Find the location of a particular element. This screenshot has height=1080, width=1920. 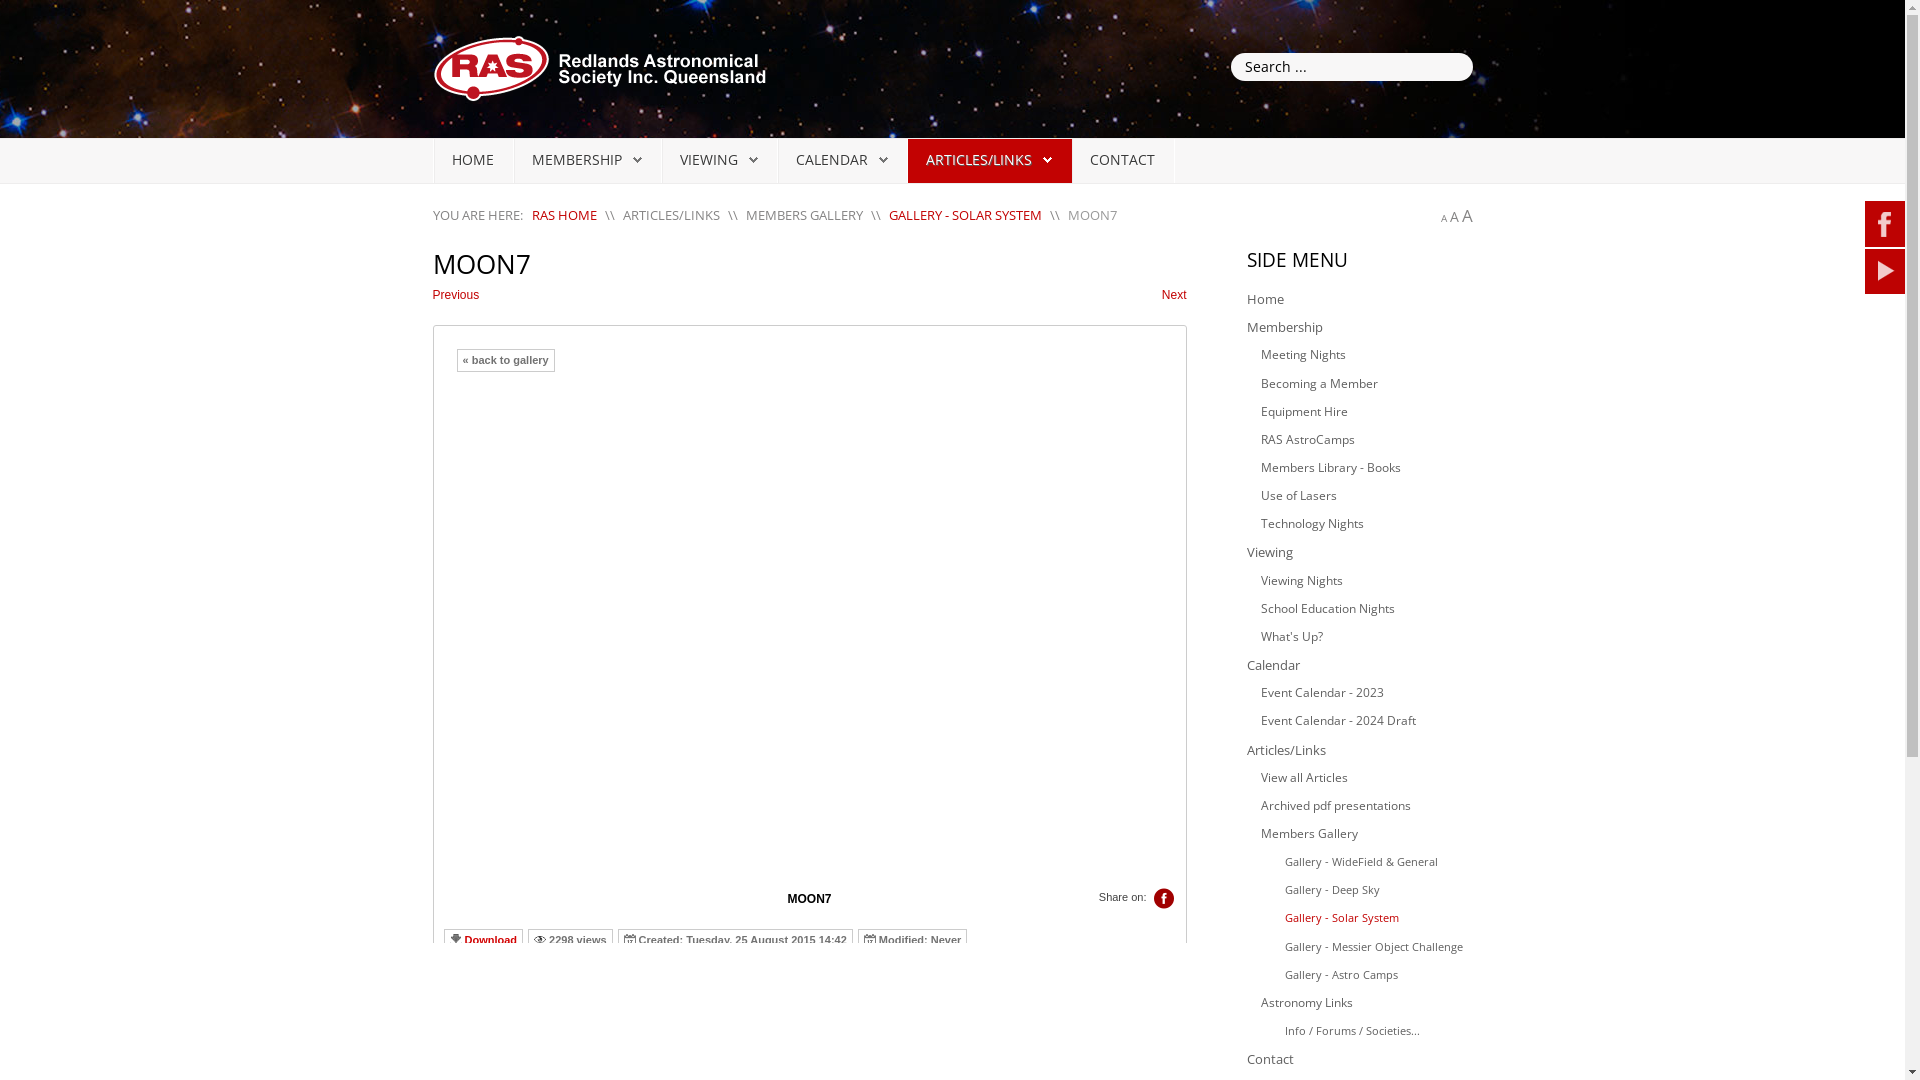

'Event Calendar - 2023' is located at coordinates (1365, 692).